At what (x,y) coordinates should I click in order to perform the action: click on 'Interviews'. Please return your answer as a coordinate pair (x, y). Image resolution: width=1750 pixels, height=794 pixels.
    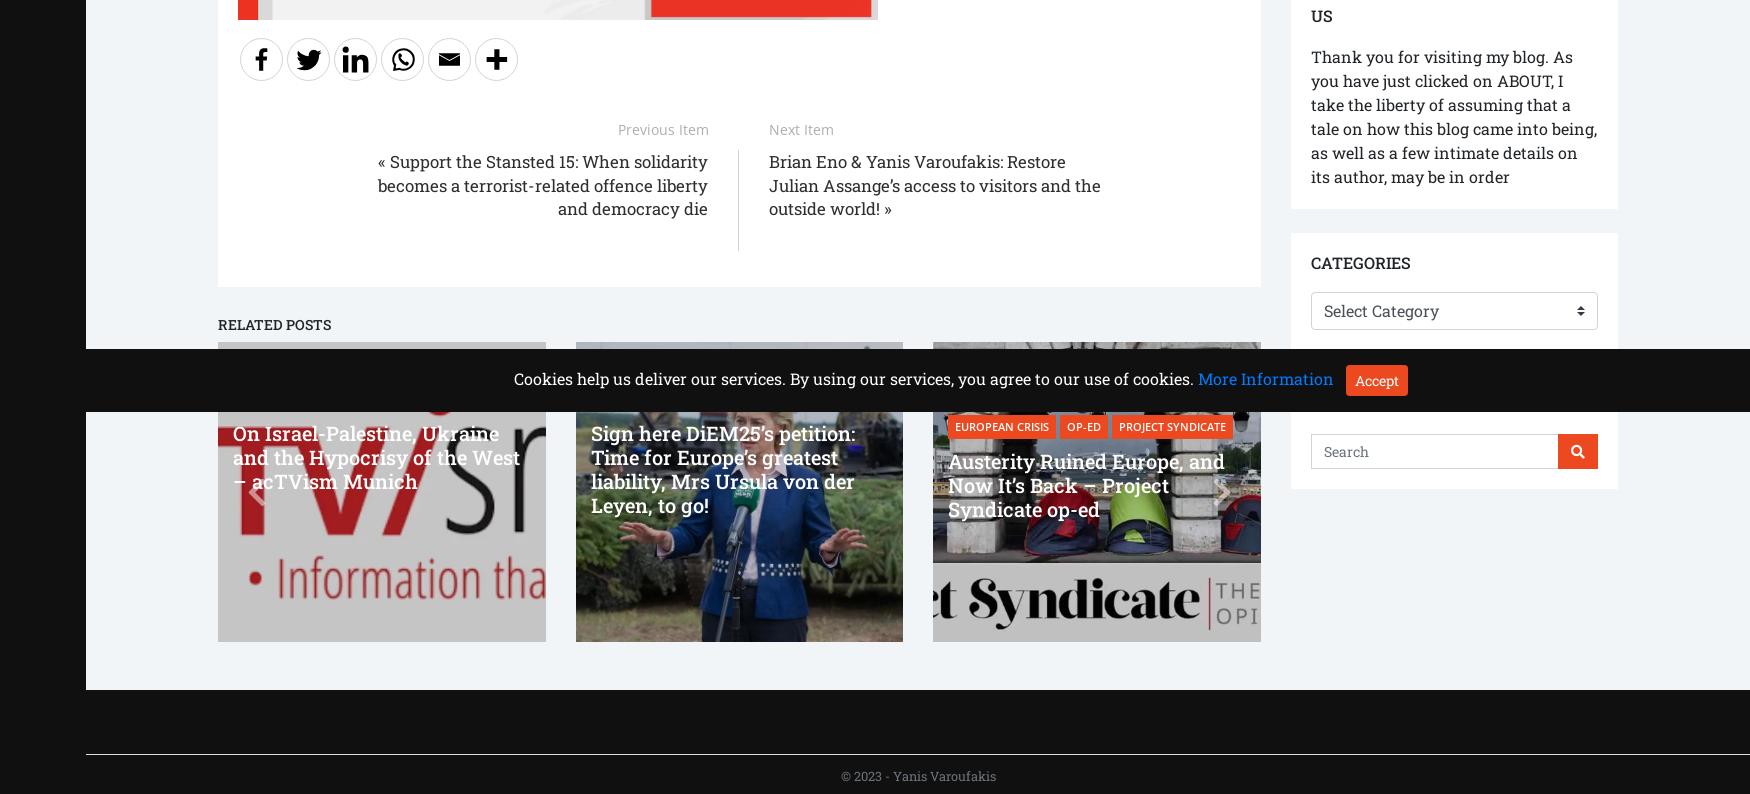
    Looking at the image, I should click on (474, 369).